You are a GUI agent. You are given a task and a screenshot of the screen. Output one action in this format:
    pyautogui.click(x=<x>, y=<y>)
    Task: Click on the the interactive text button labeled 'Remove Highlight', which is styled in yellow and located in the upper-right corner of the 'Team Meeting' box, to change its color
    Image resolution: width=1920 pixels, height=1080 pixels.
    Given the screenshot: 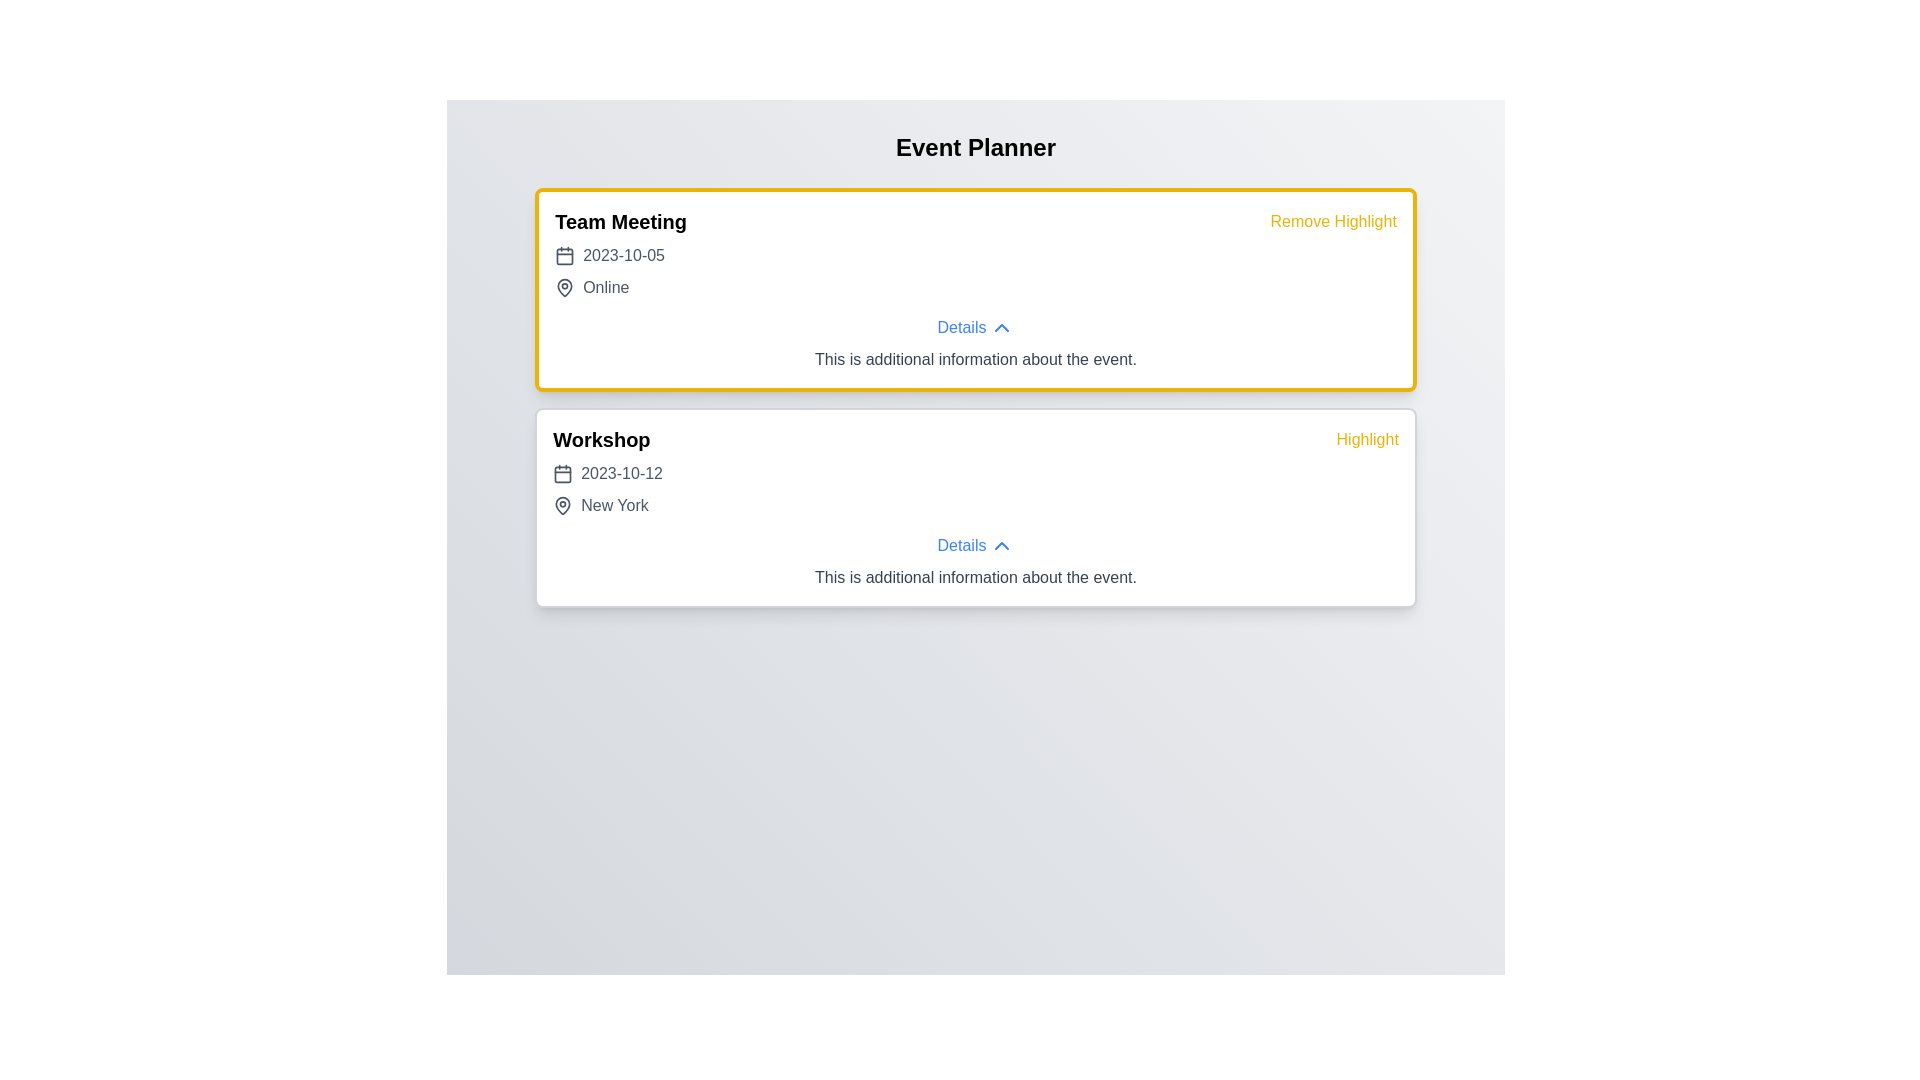 What is the action you would take?
    pyautogui.click(x=1333, y=222)
    